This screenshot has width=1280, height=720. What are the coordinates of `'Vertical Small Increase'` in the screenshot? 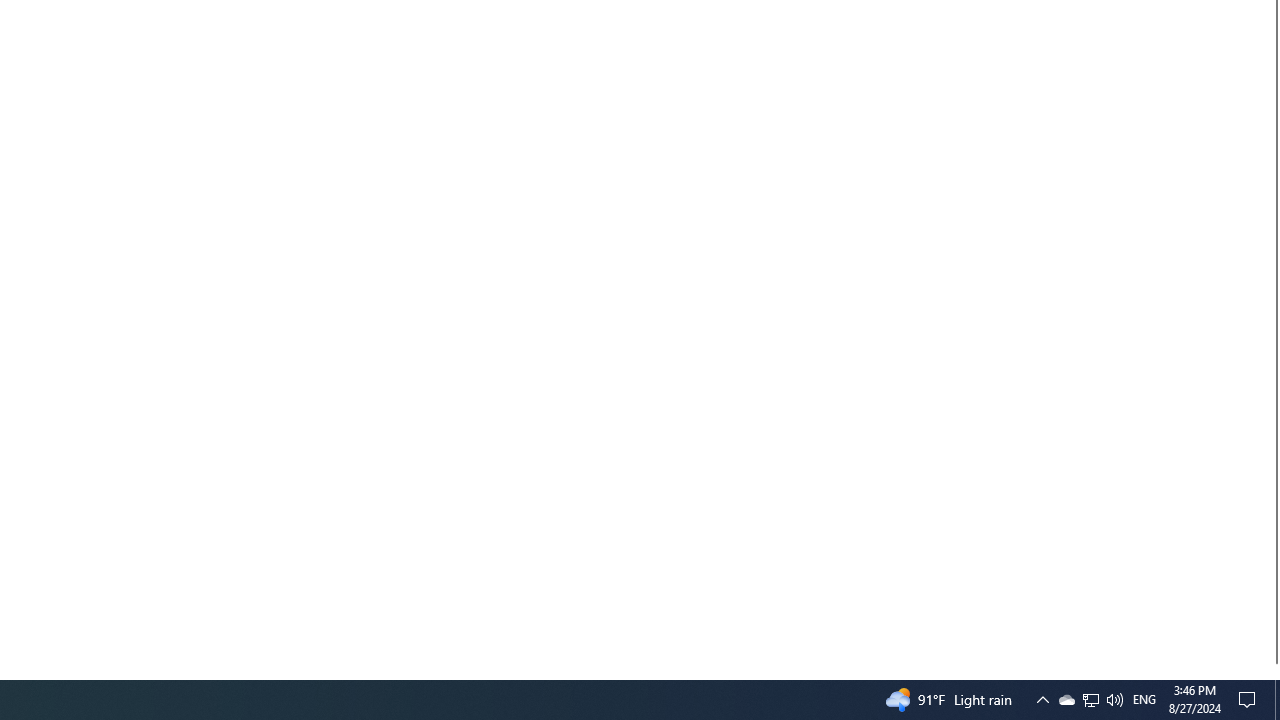 It's located at (1271, 671).